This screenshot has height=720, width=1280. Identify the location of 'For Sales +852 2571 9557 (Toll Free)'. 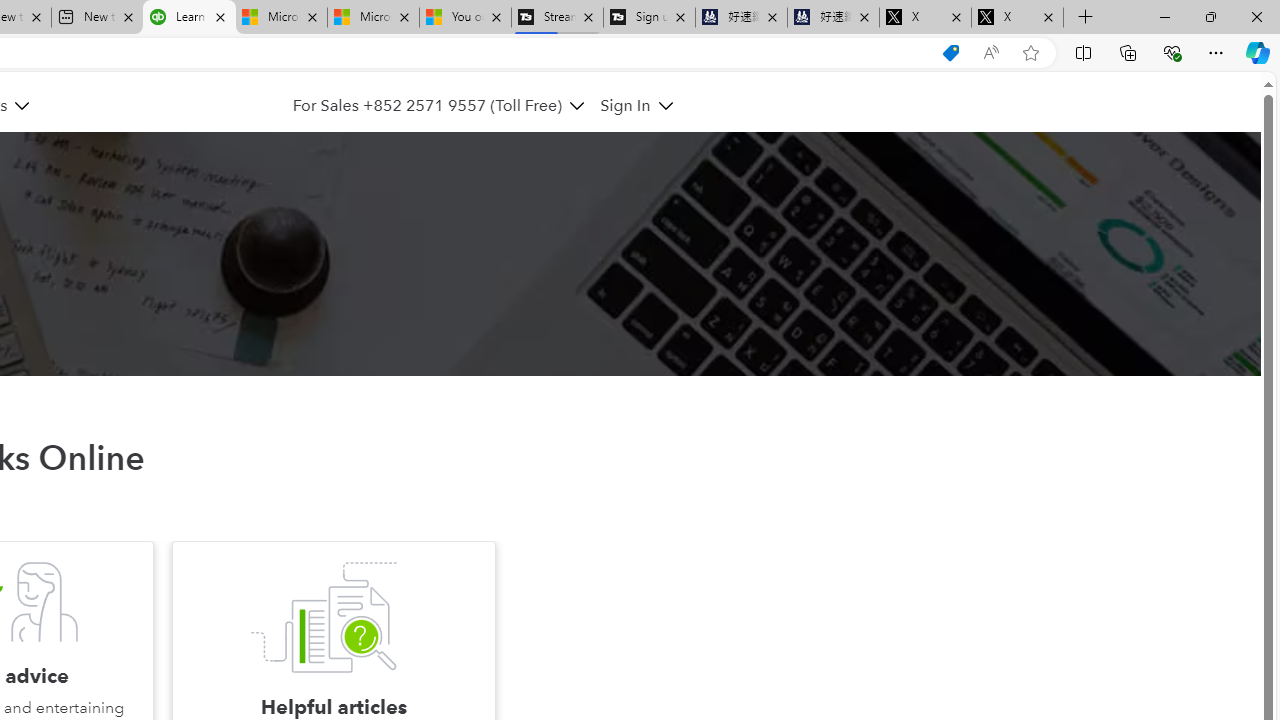
(437, 105).